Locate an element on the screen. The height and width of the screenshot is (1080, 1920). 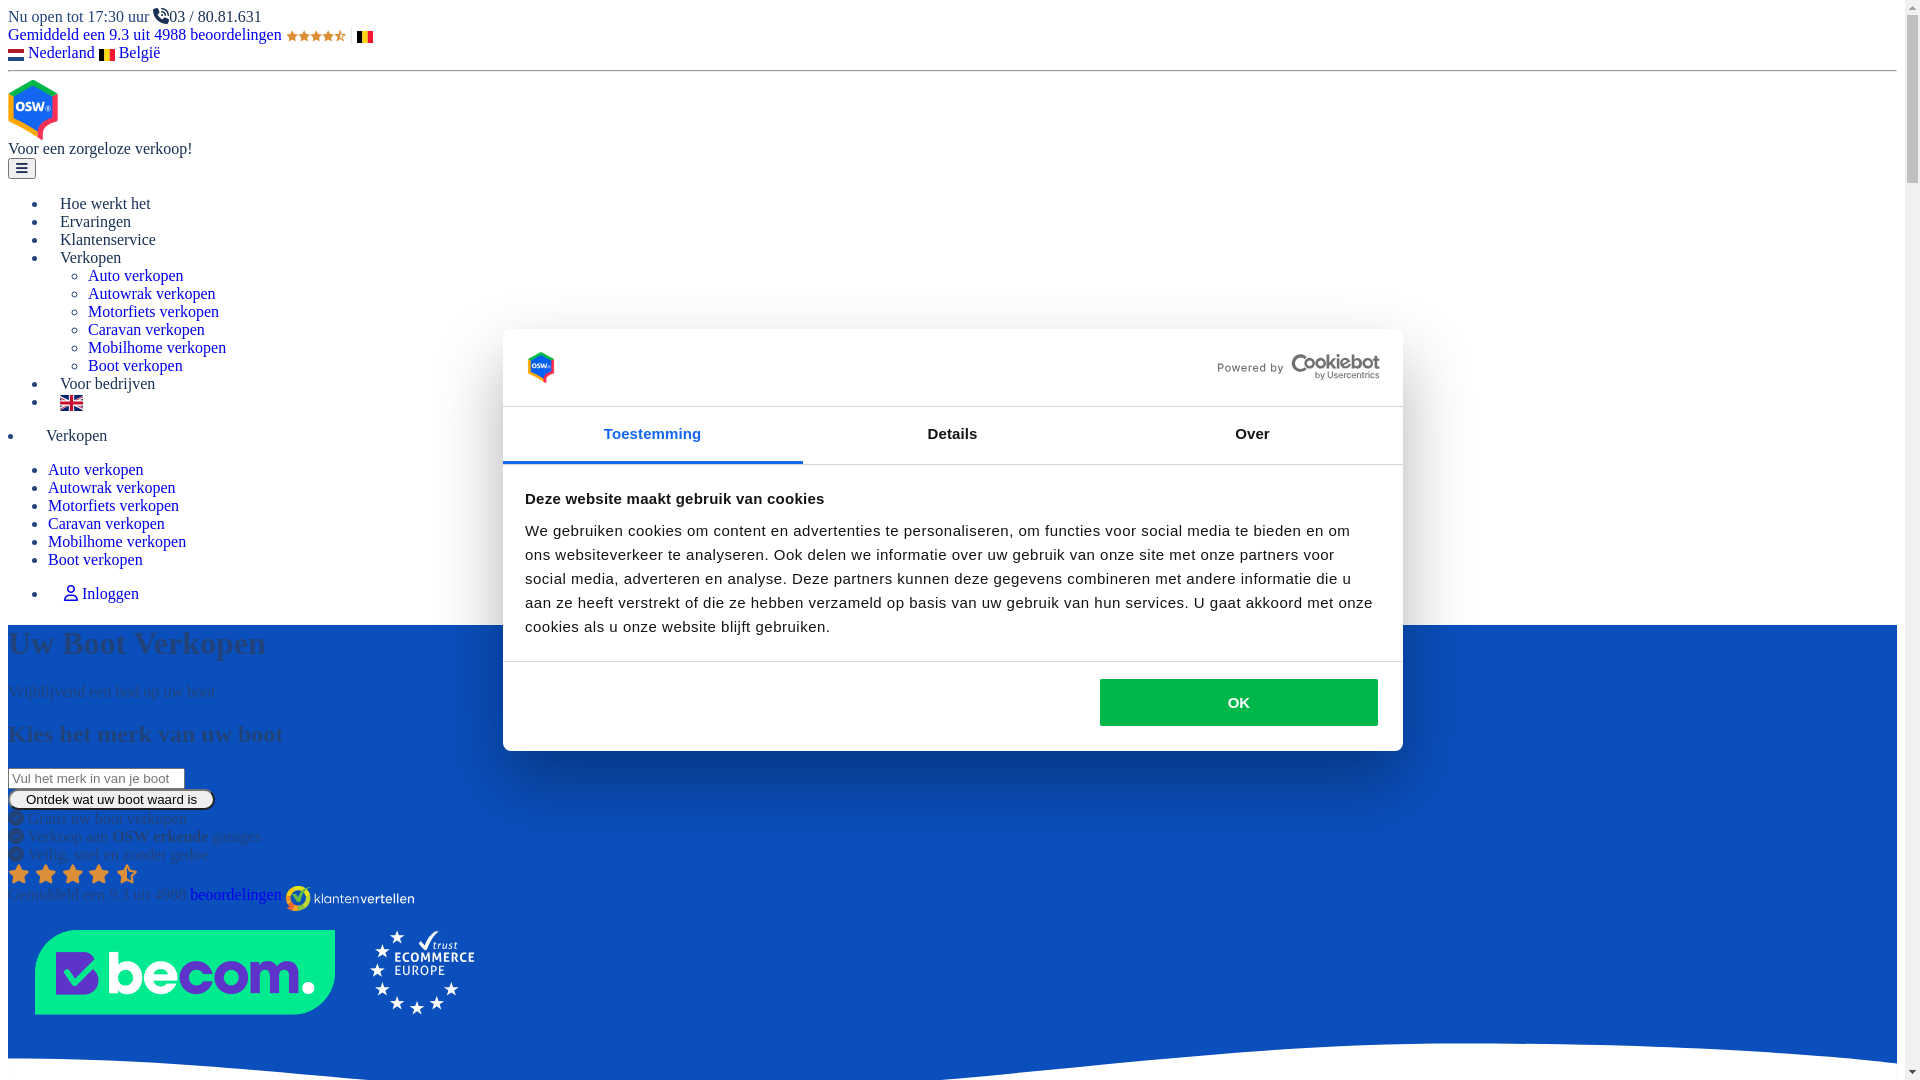
'Ervaringen' is located at coordinates (94, 221).